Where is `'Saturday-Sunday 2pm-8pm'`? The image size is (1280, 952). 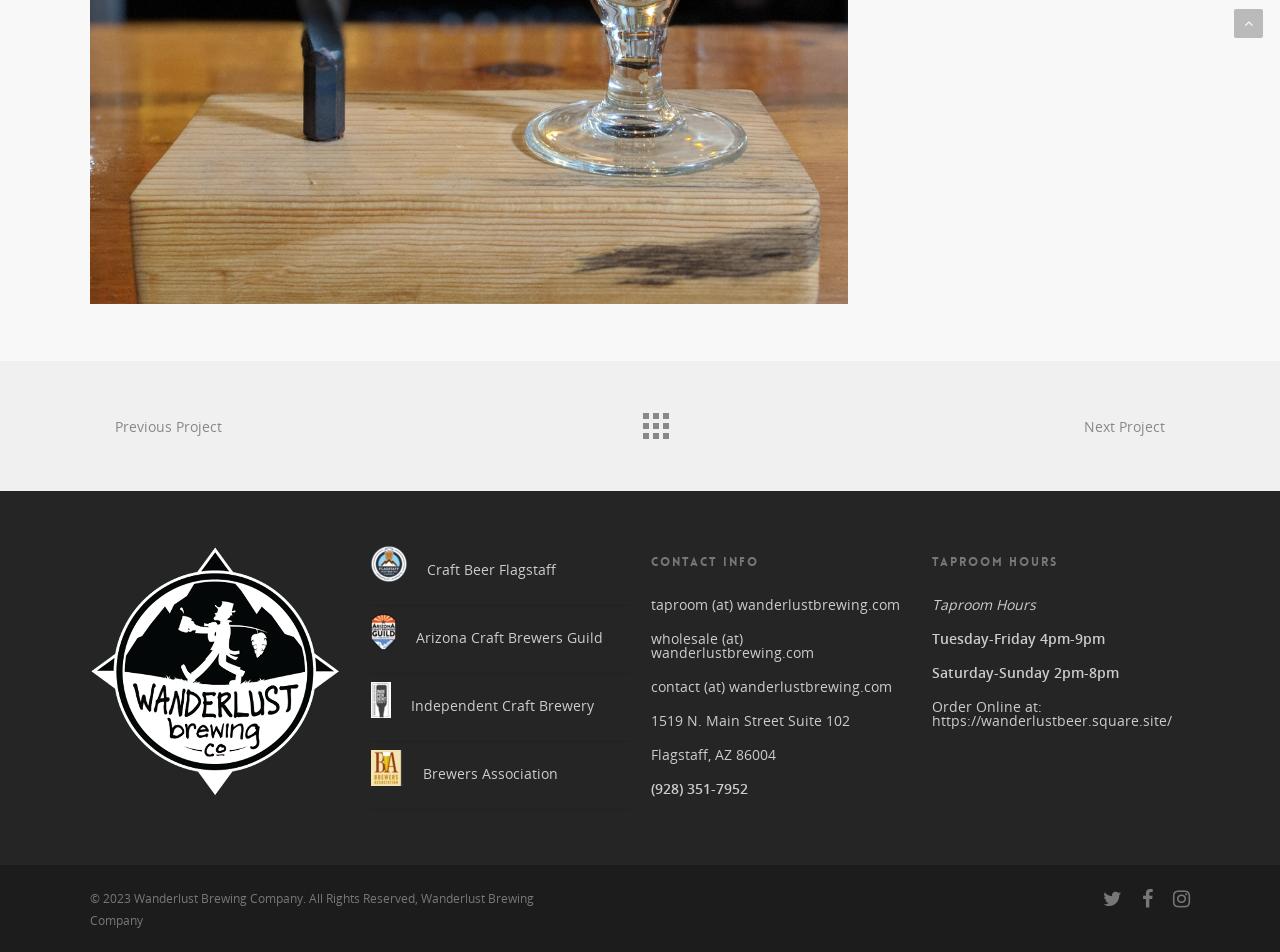 'Saturday-Sunday 2pm-8pm' is located at coordinates (1024, 664).